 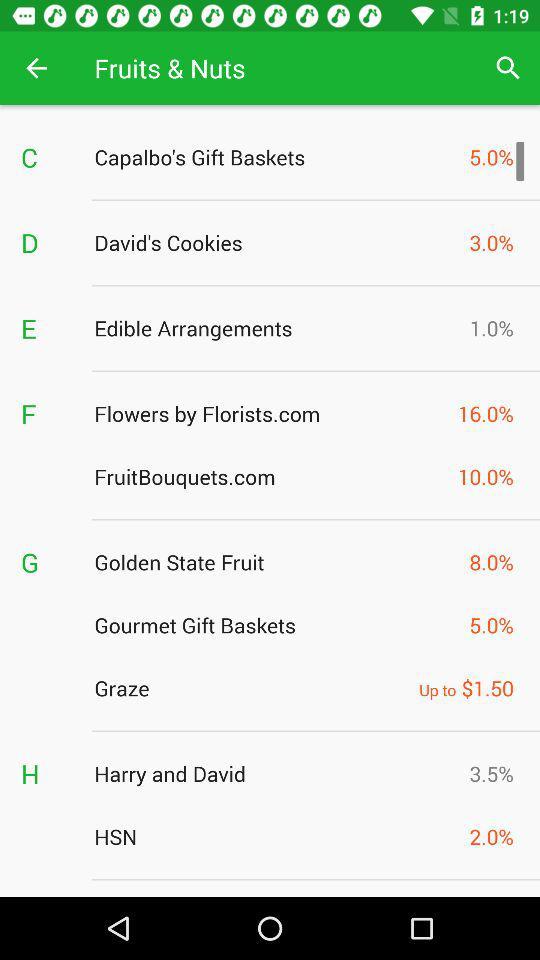 What do you see at coordinates (36, 68) in the screenshot?
I see `the icon above the c item` at bounding box center [36, 68].